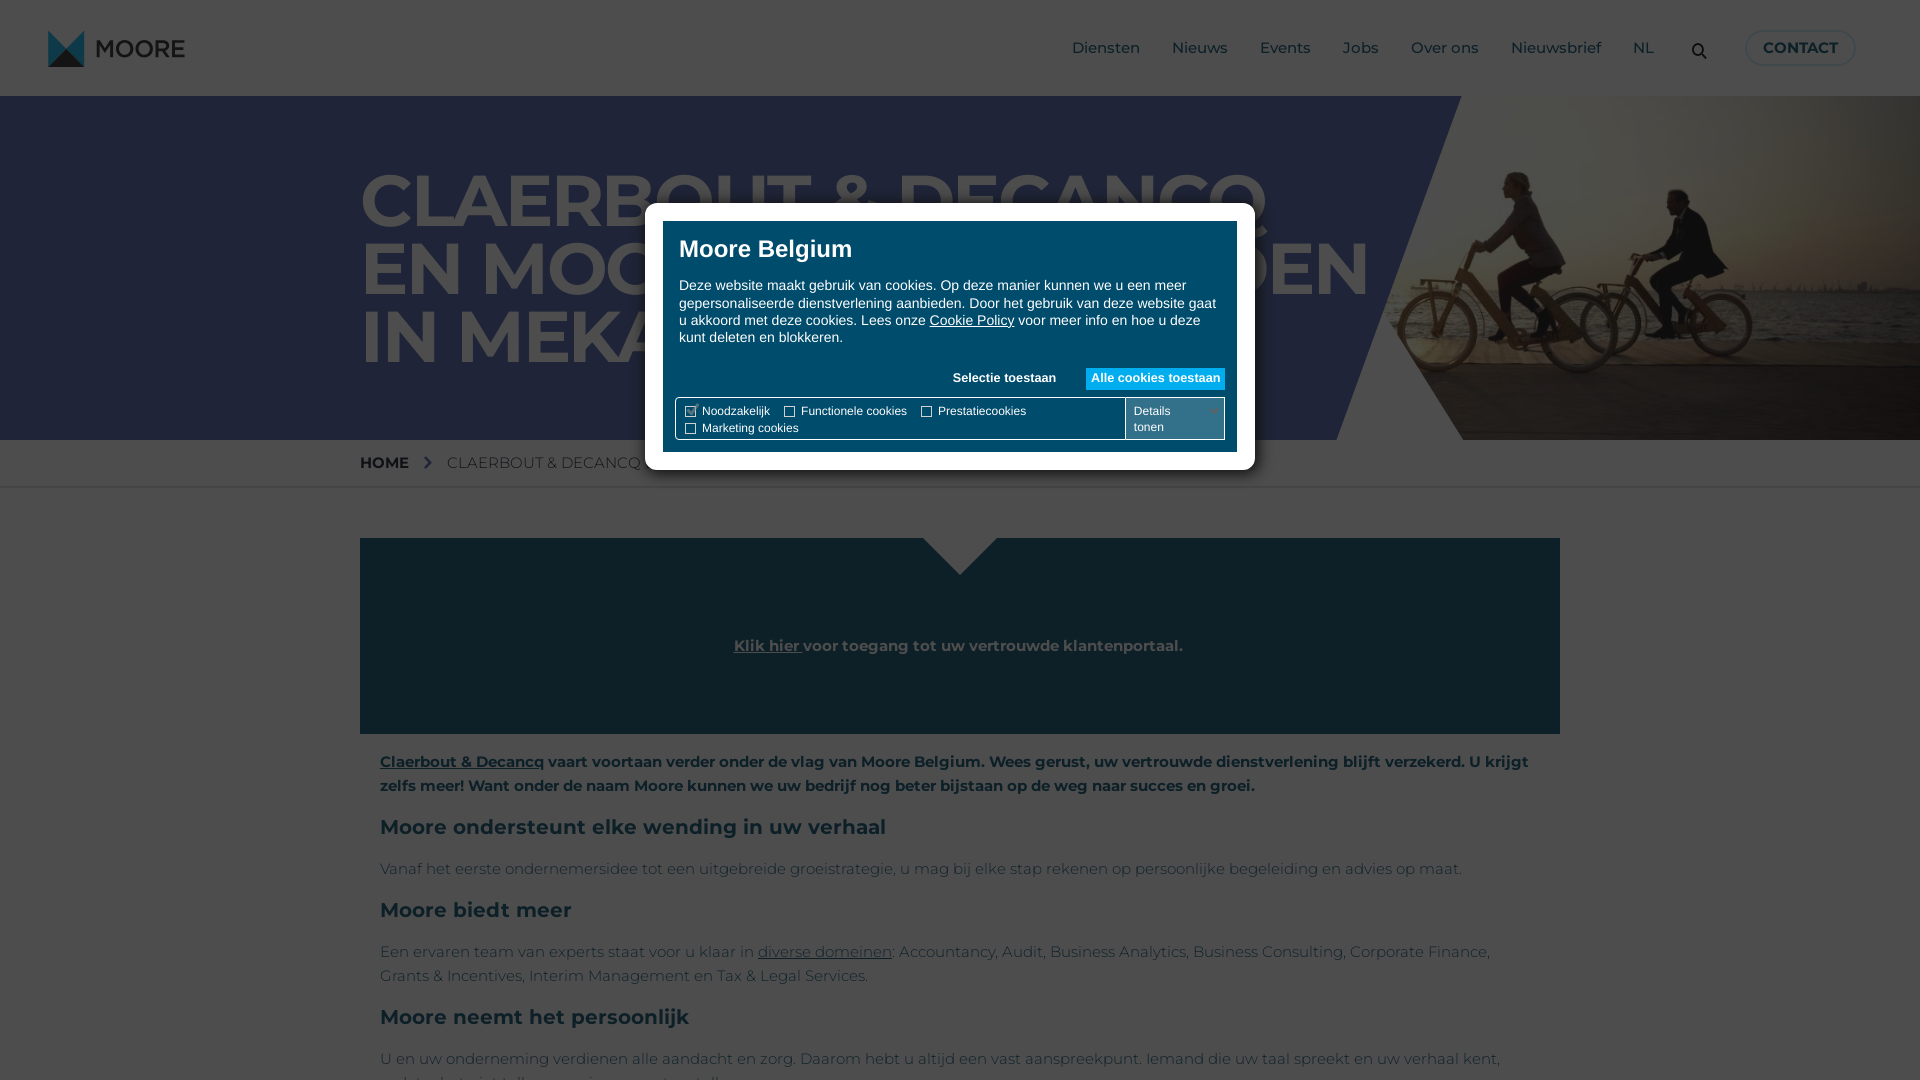  I want to click on 'Alle cookies toestaan', so click(1084, 378).